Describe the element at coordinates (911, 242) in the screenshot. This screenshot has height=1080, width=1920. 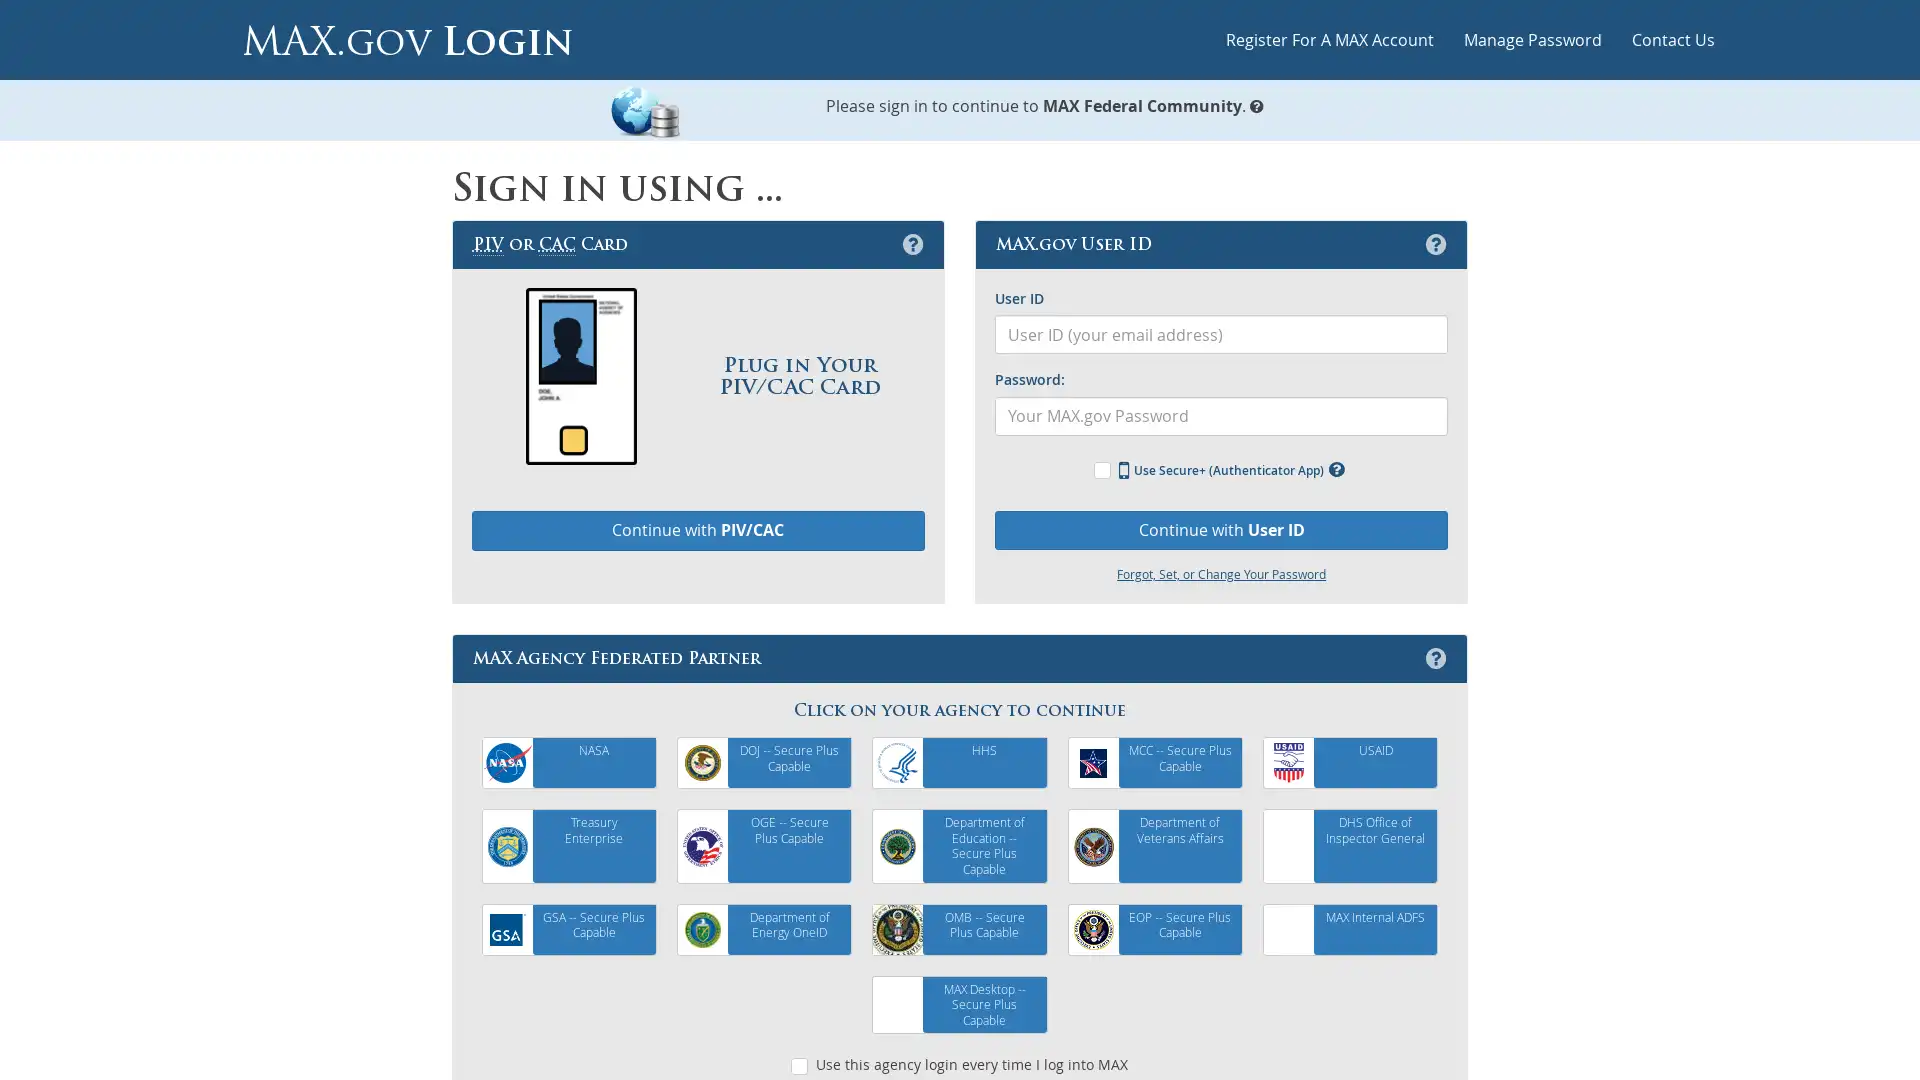
I see `Personal Identification Verification or Common Access Card` at that location.